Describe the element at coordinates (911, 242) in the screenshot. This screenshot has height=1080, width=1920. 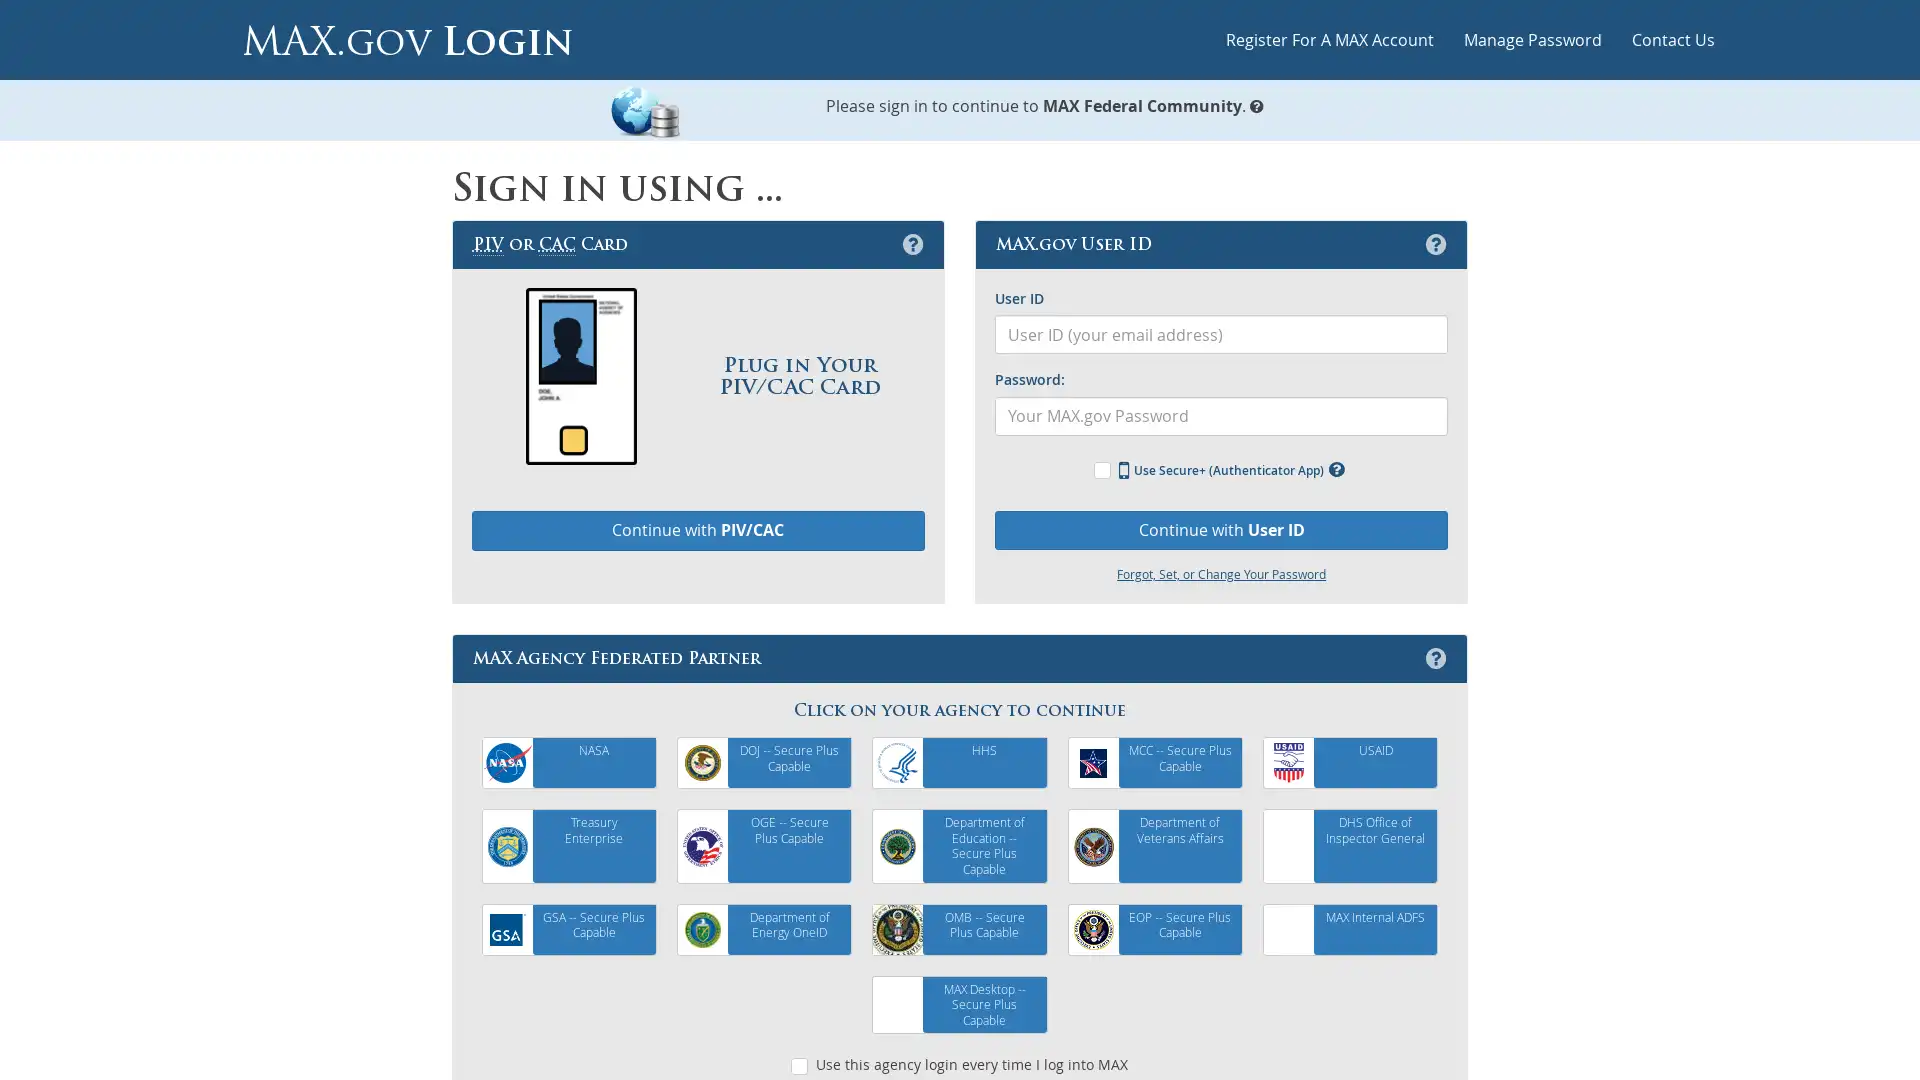
I see `Personal Identification Verification or Common Access Card` at that location.